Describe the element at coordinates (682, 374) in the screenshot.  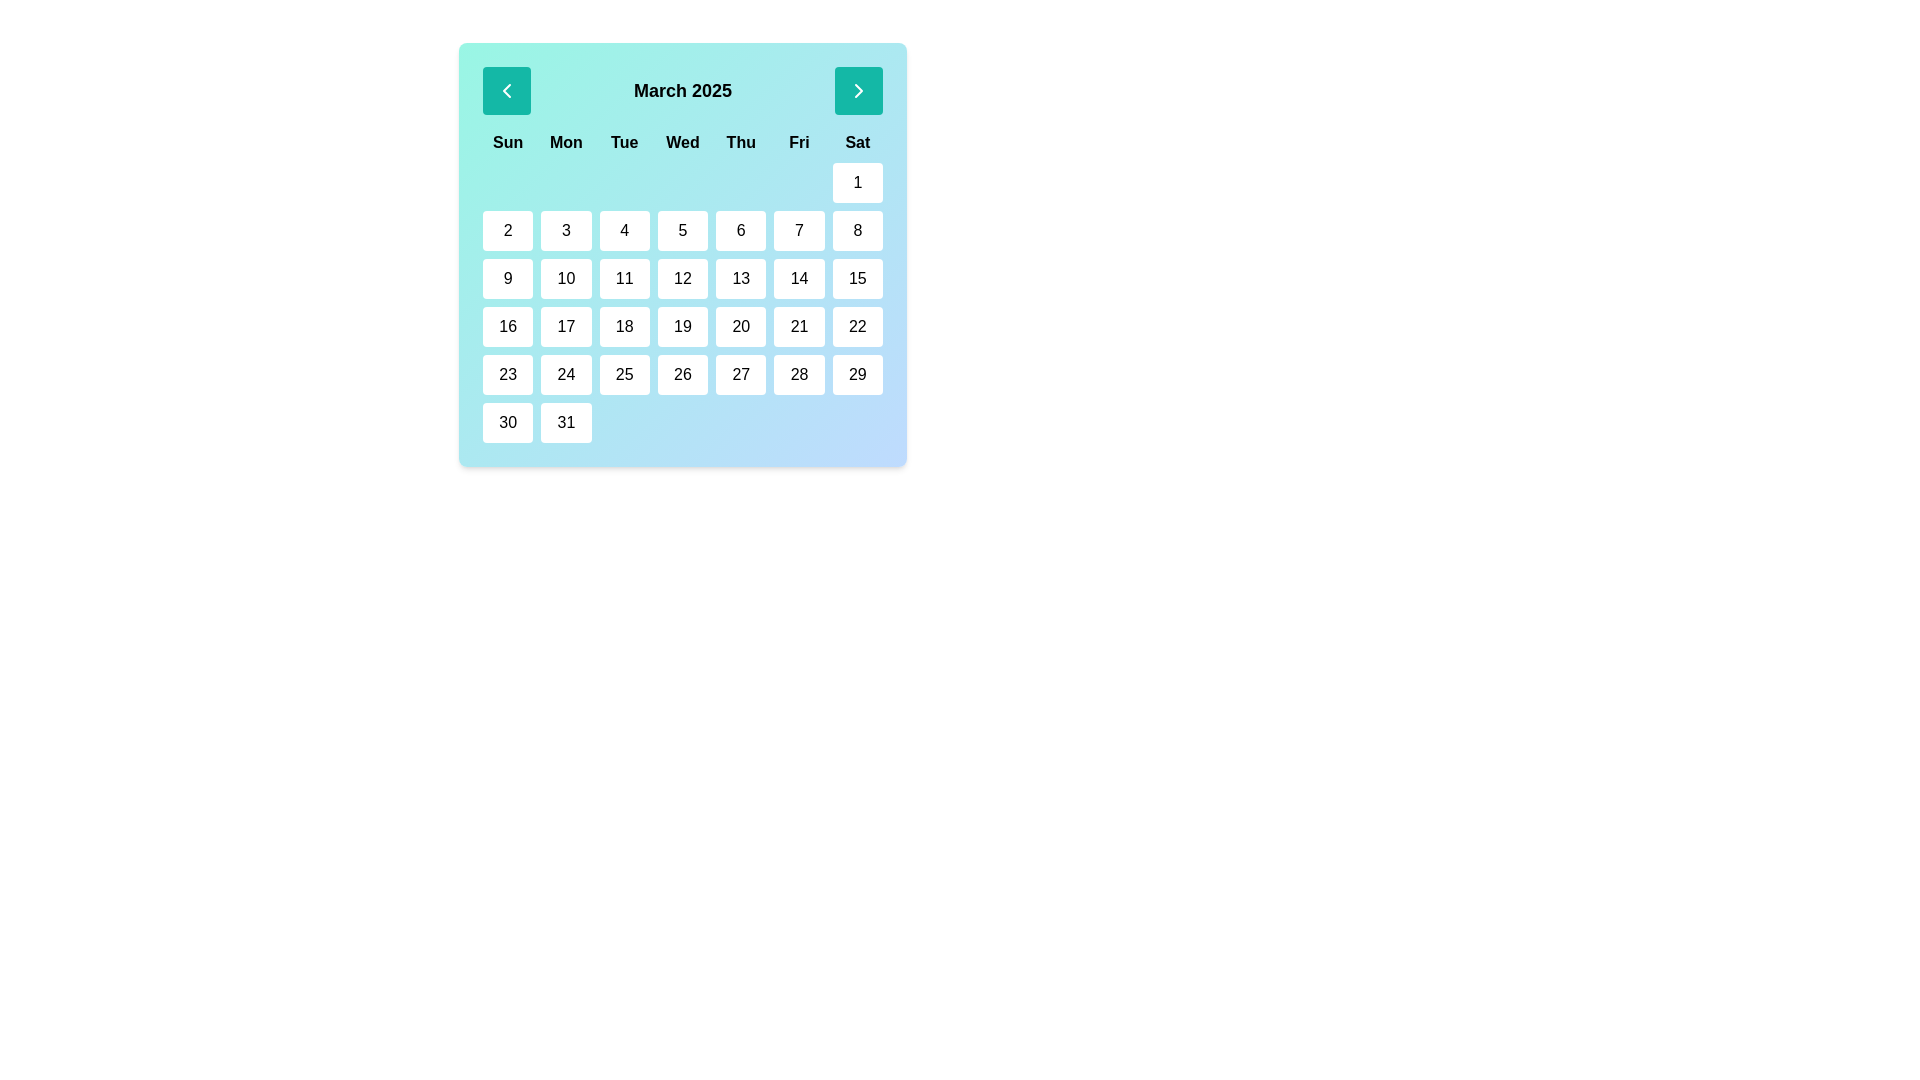
I see `the button representing the 26th day of the month in the calendar widget` at that location.